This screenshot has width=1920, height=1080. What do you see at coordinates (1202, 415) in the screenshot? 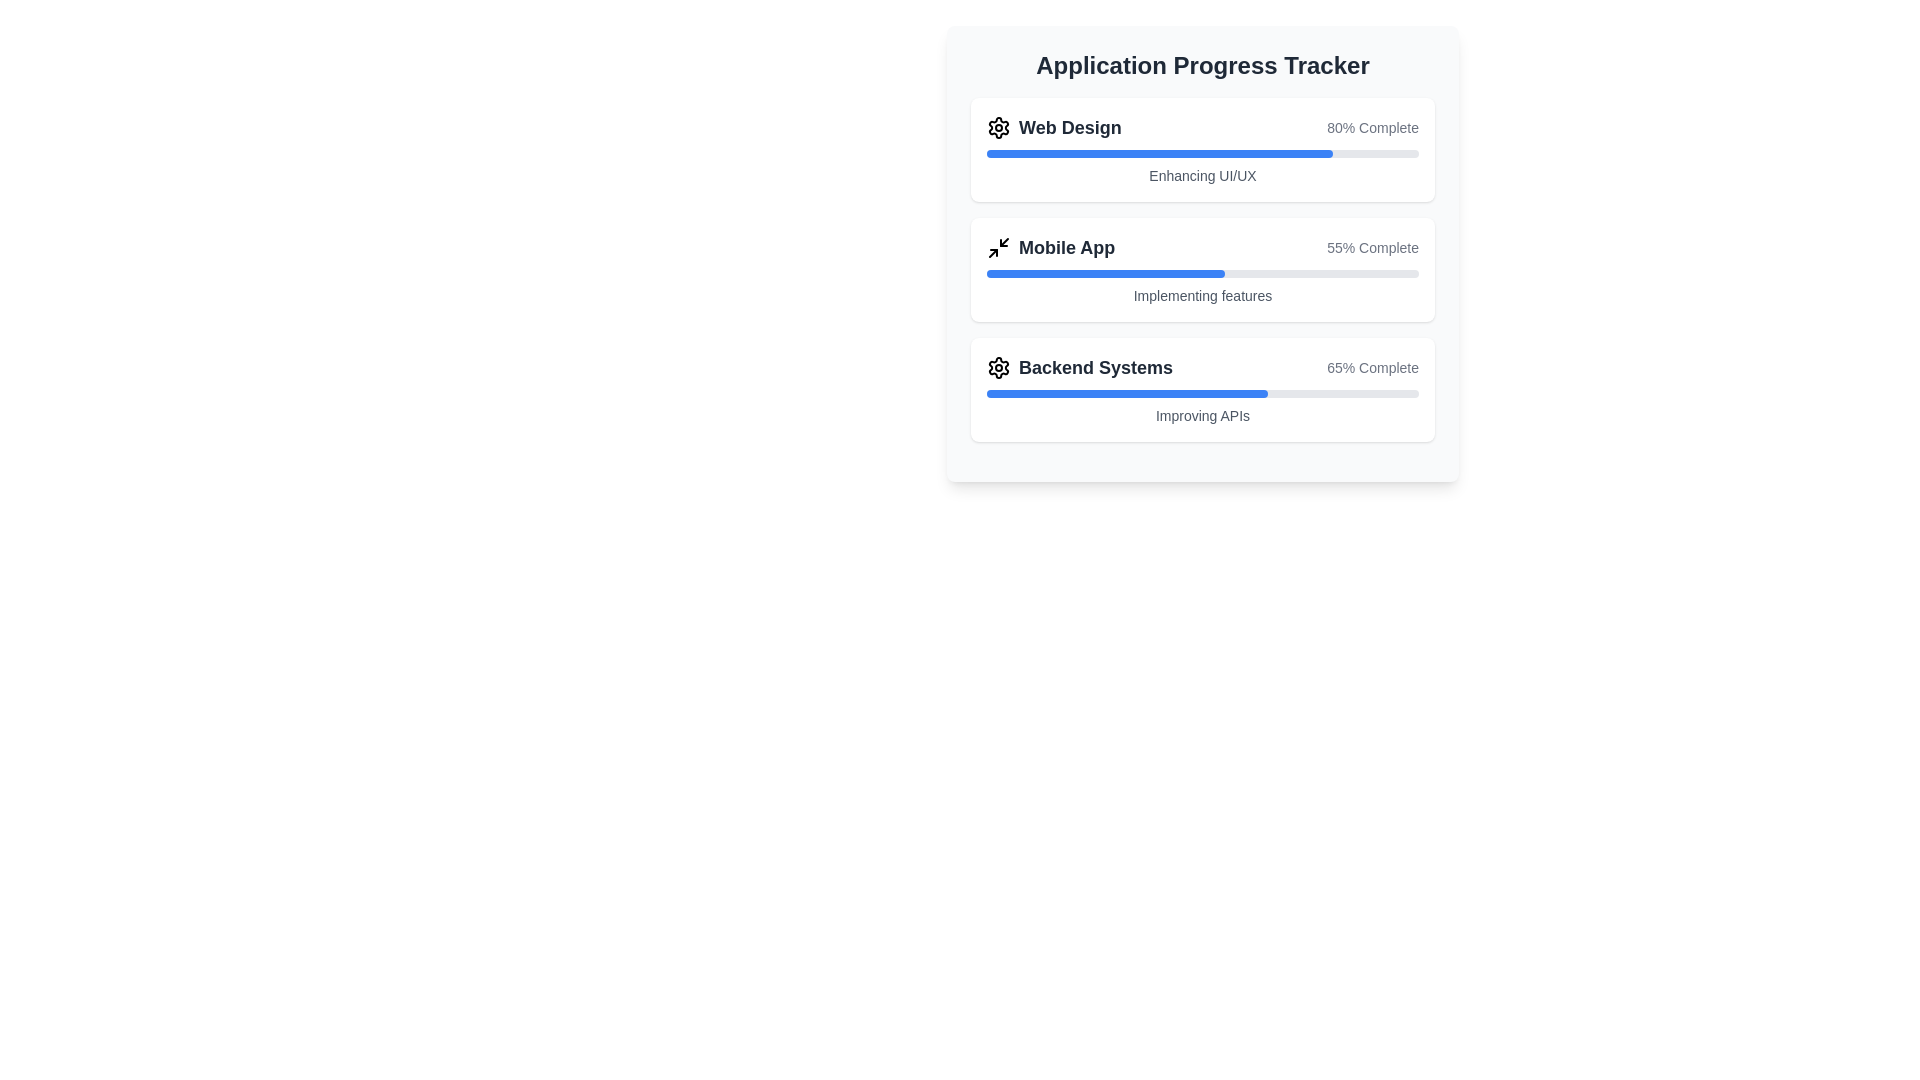
I see `the text element reading 'Improving APIs' styled in small gray font, which is located beneath the progress bar in the 'Backend Systems' card` at bounding box center [1202, 415].